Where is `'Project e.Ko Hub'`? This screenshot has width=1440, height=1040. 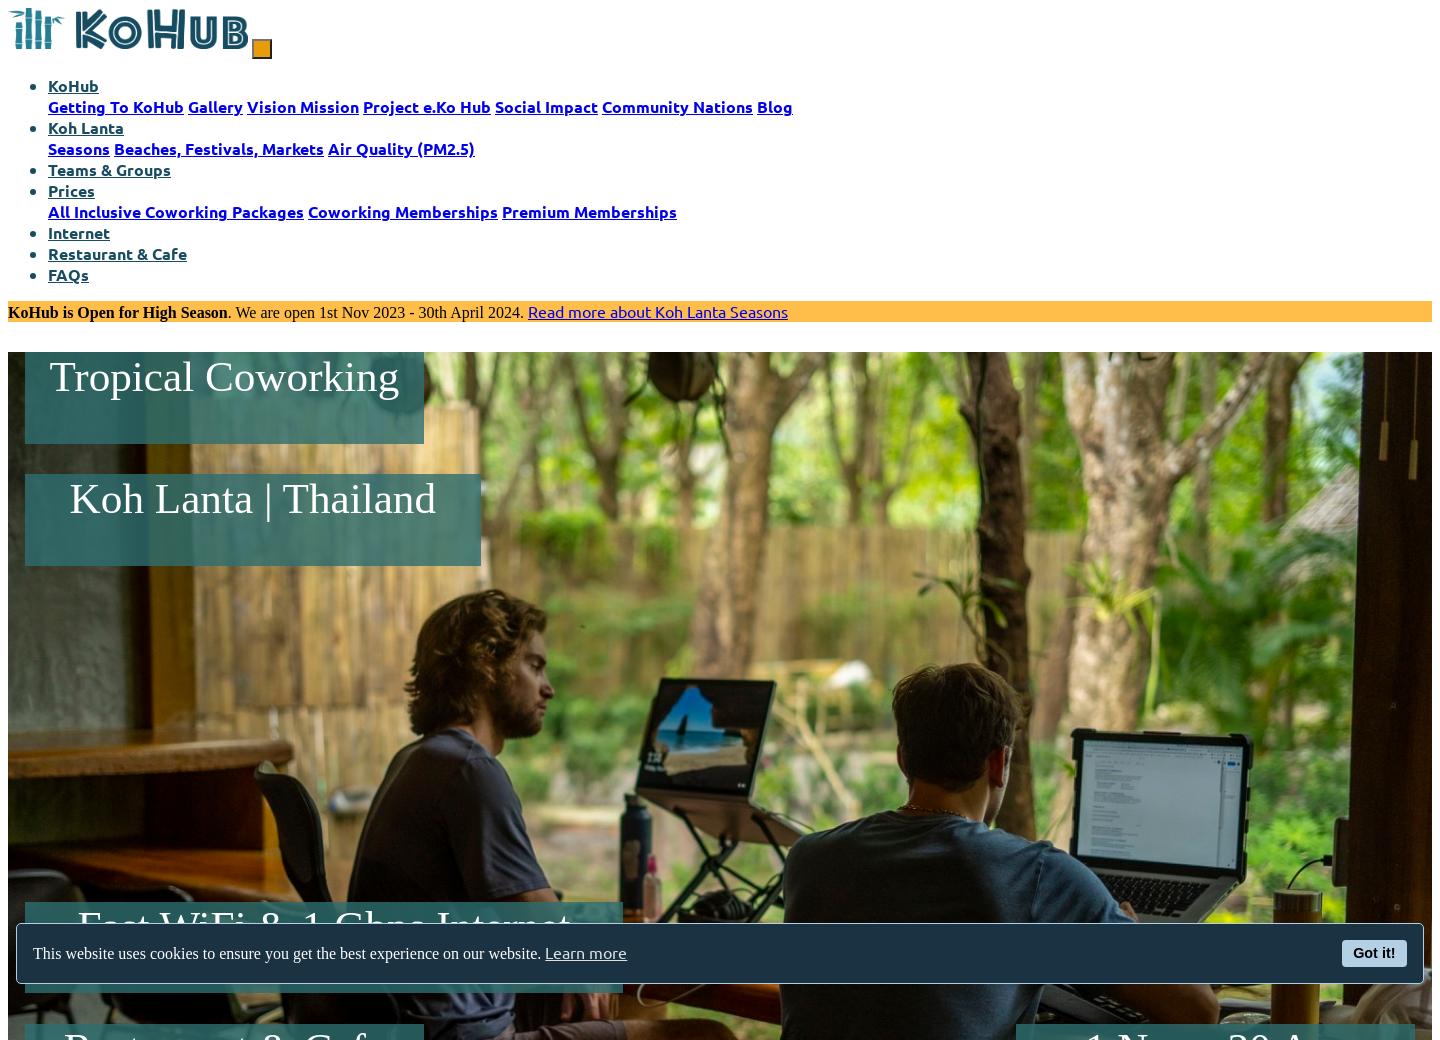 'Project e.Ko Hub' is located at coordinates (426, 105).